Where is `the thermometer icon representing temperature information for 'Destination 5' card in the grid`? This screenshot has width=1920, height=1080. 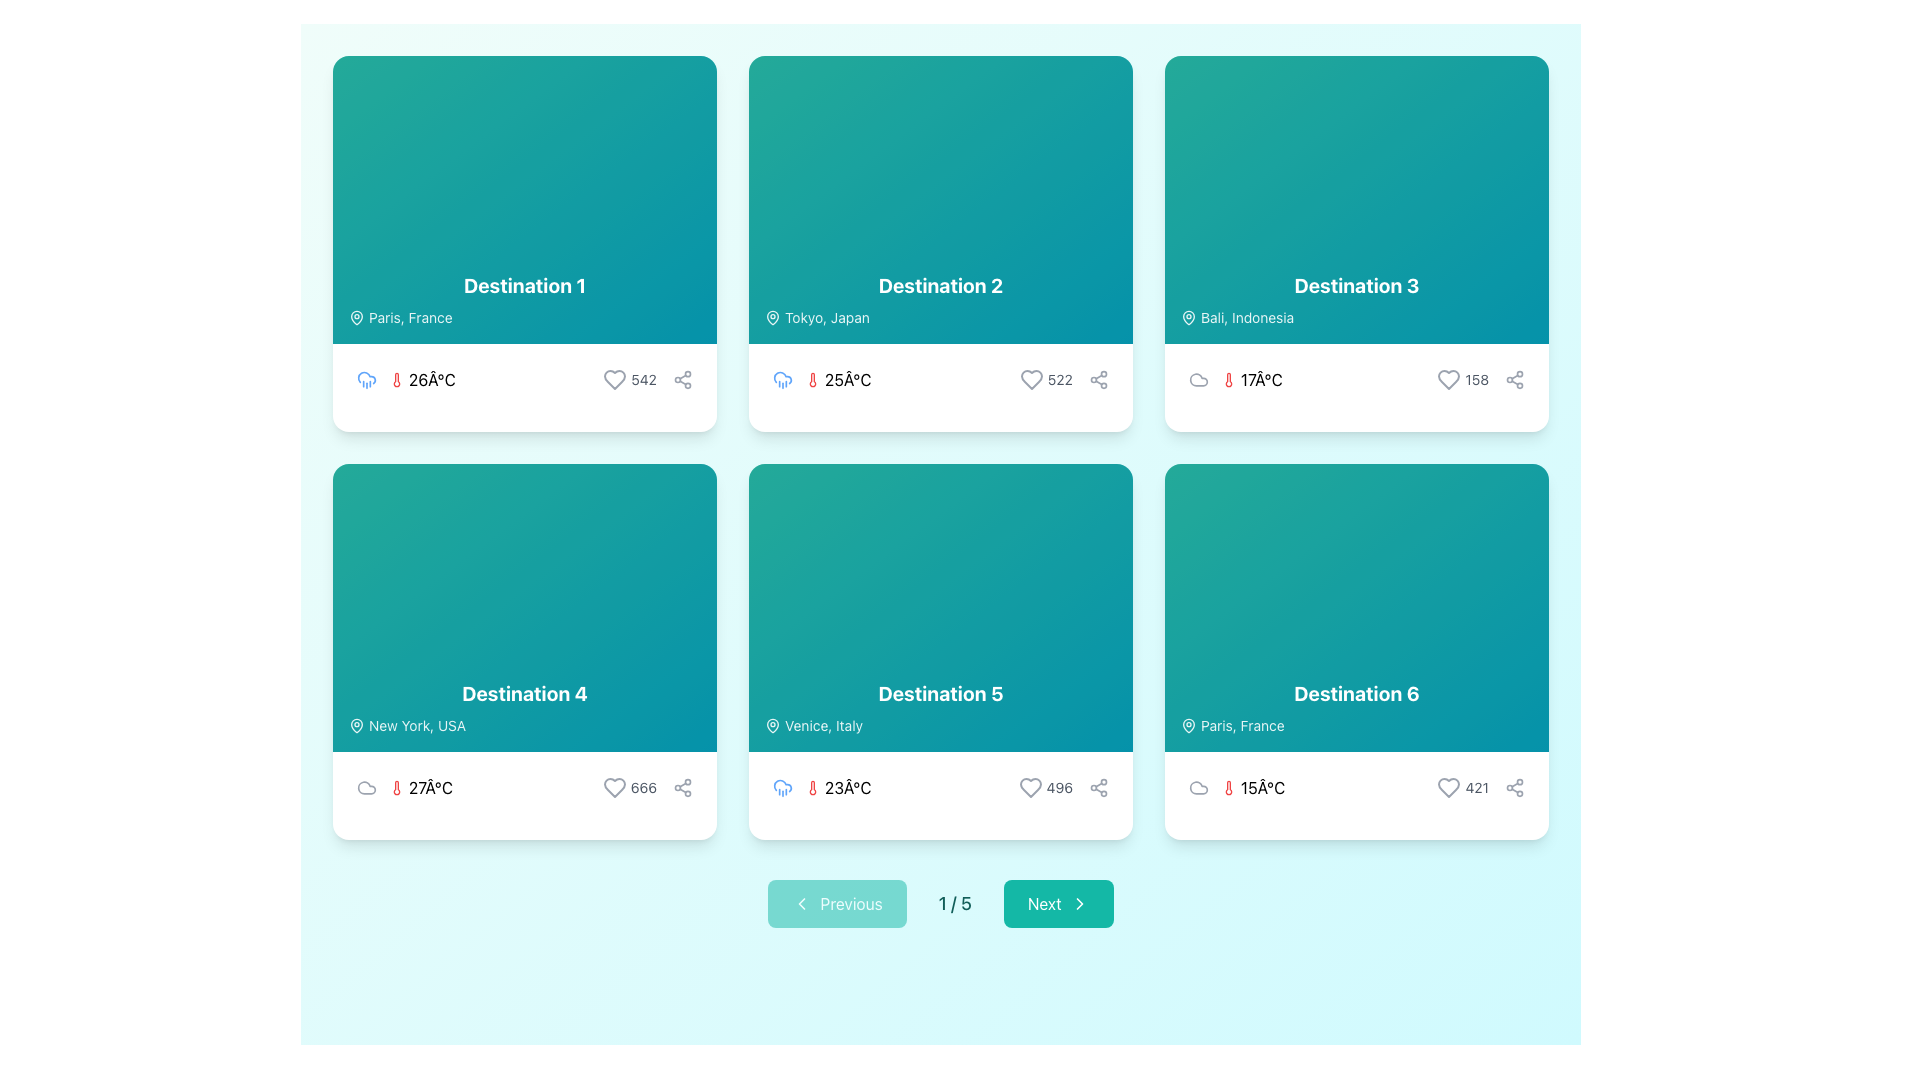 the thermometer icon representing temperature information for 'Destination 5' card in the grid is located at coordinates (812, 786).